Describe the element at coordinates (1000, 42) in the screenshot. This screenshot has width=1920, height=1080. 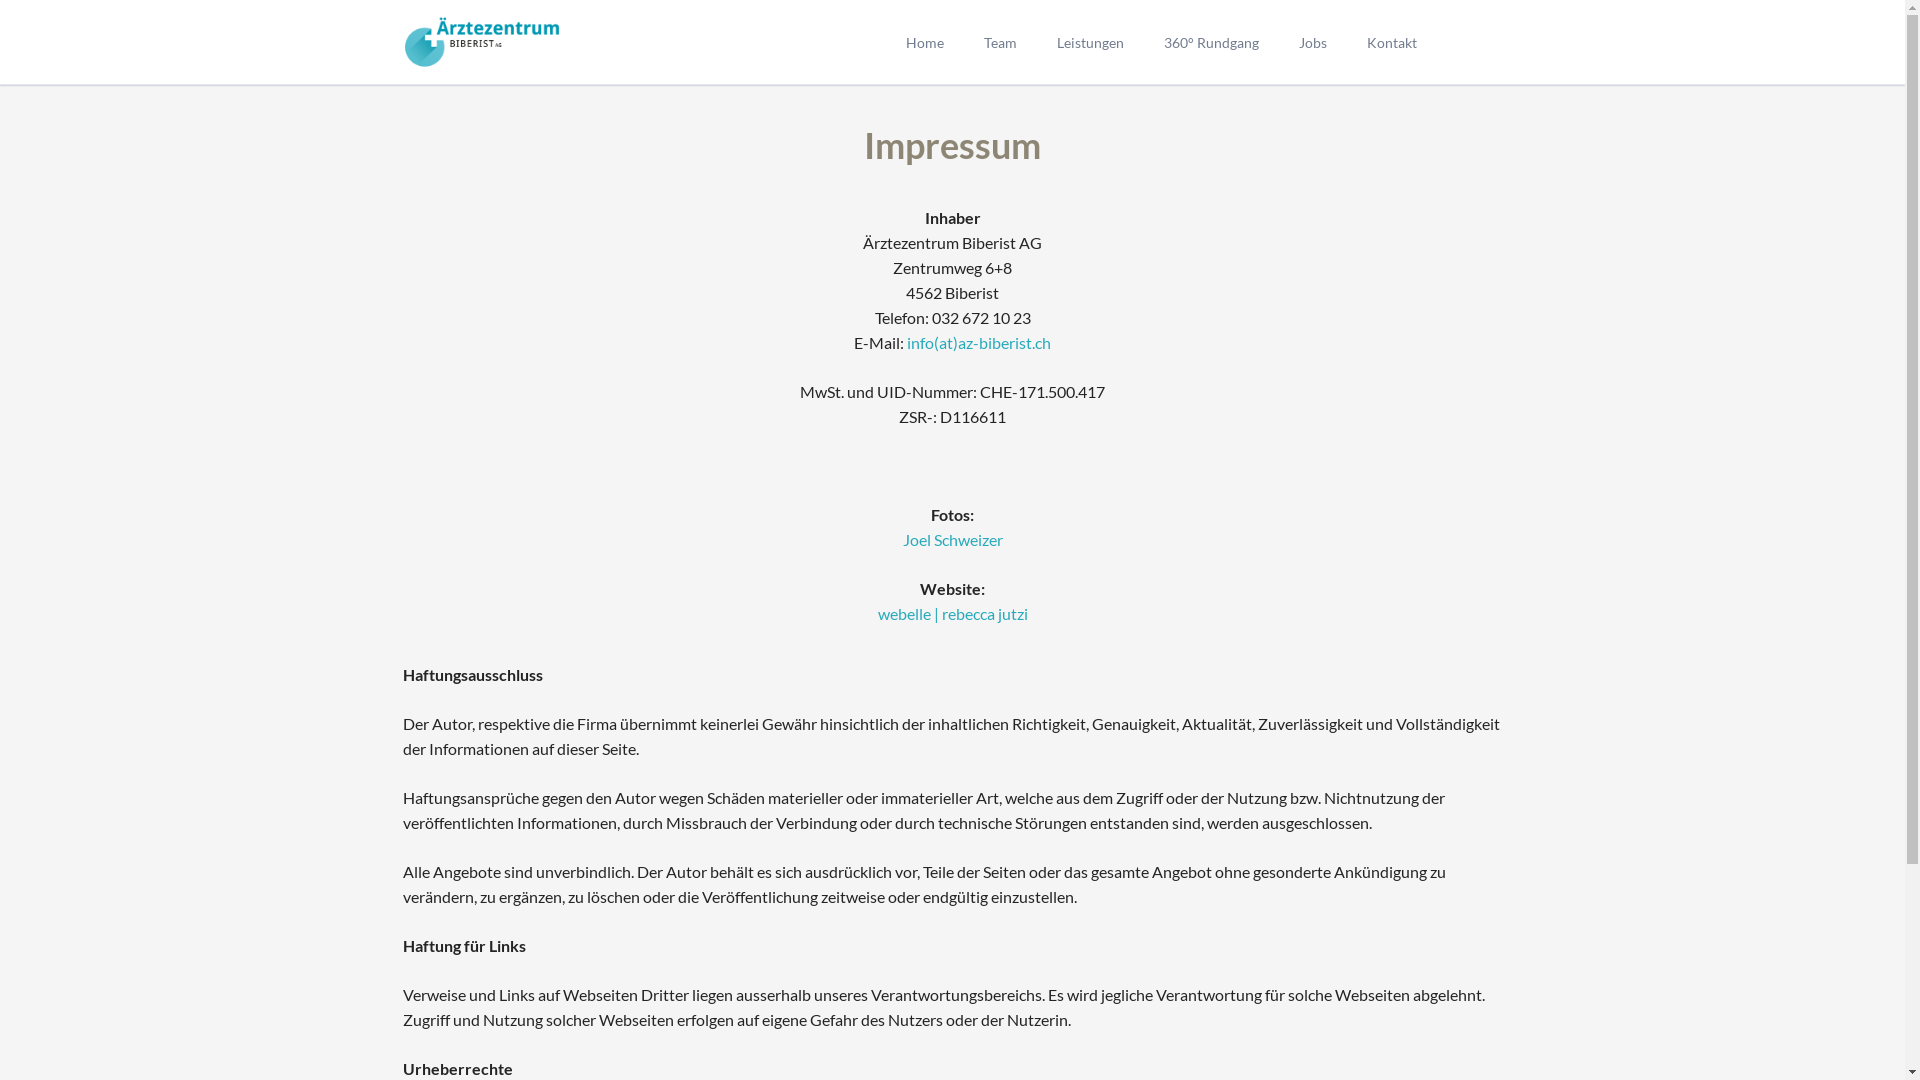
I see `'Team'` at that location.